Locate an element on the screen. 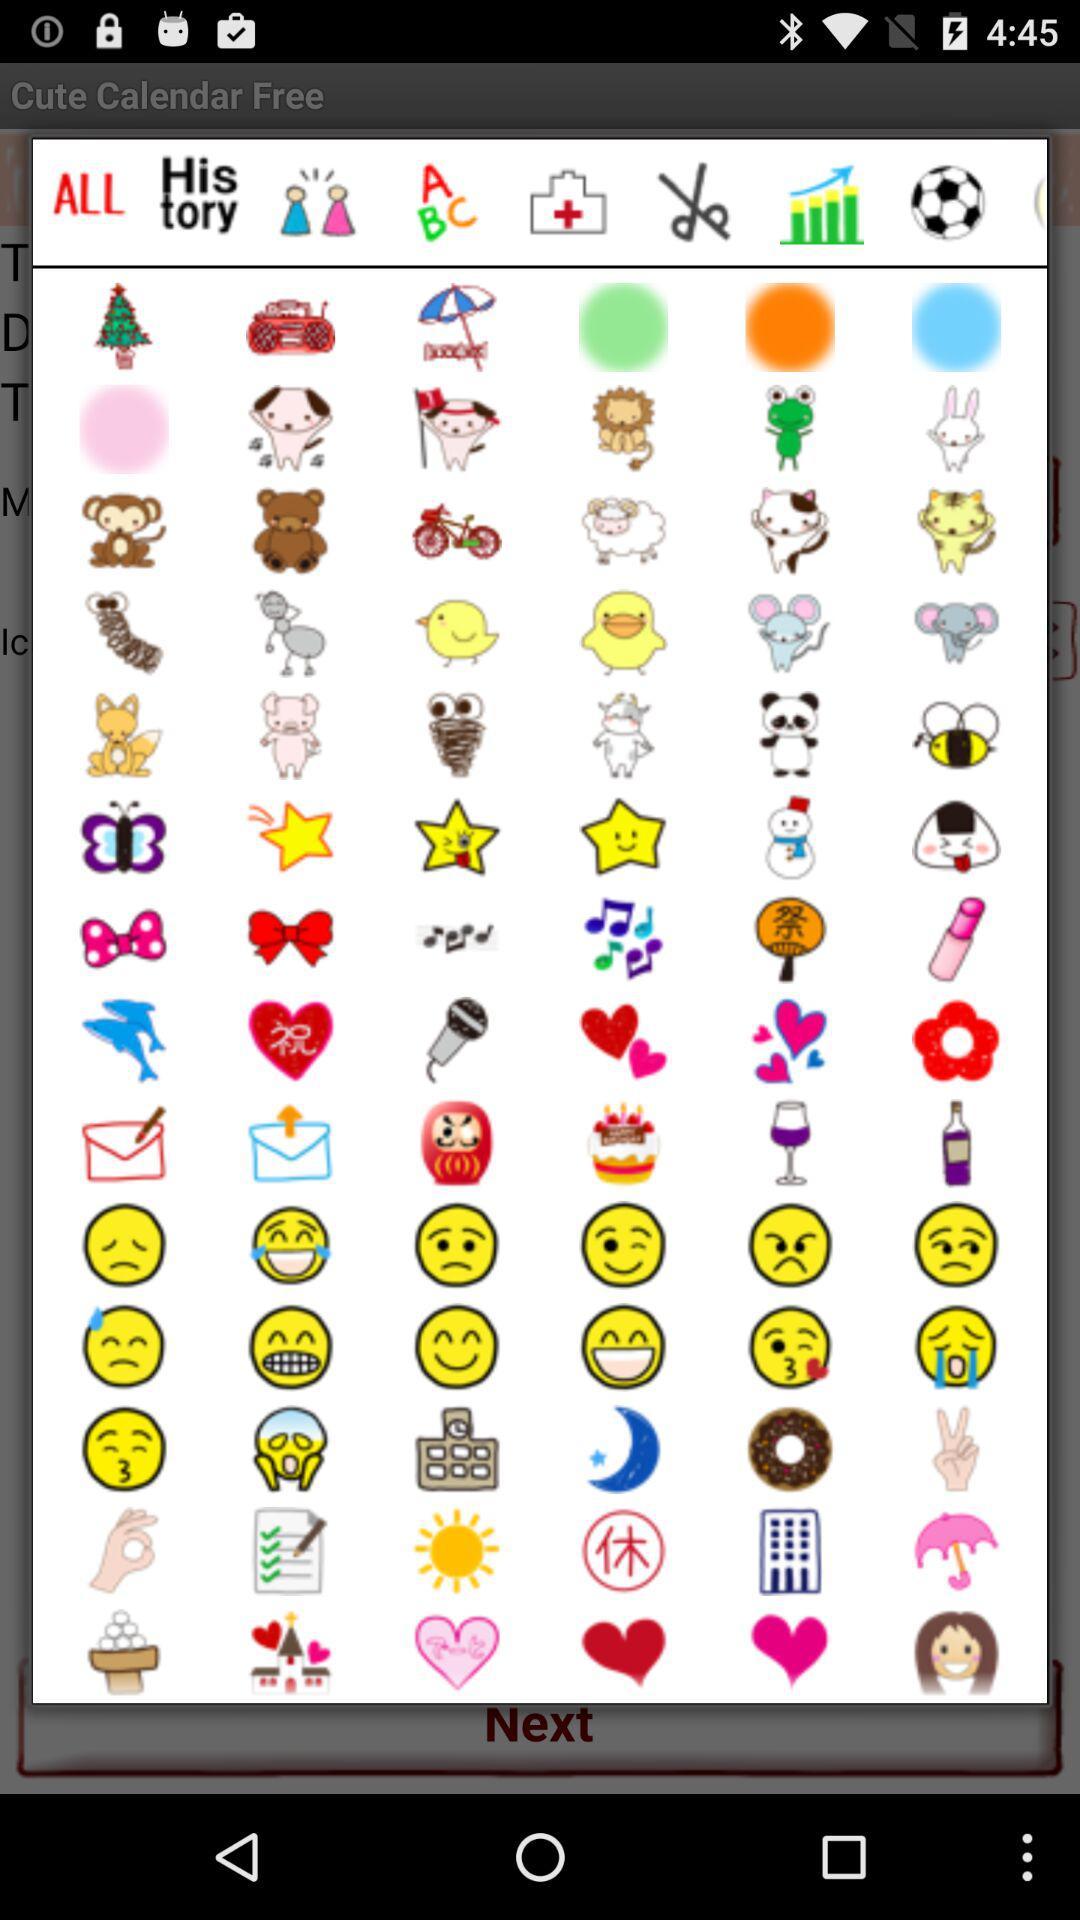 Image resolution: width=1080 pixels, height=1920 pixels. history is located at coordinates (199, 195).